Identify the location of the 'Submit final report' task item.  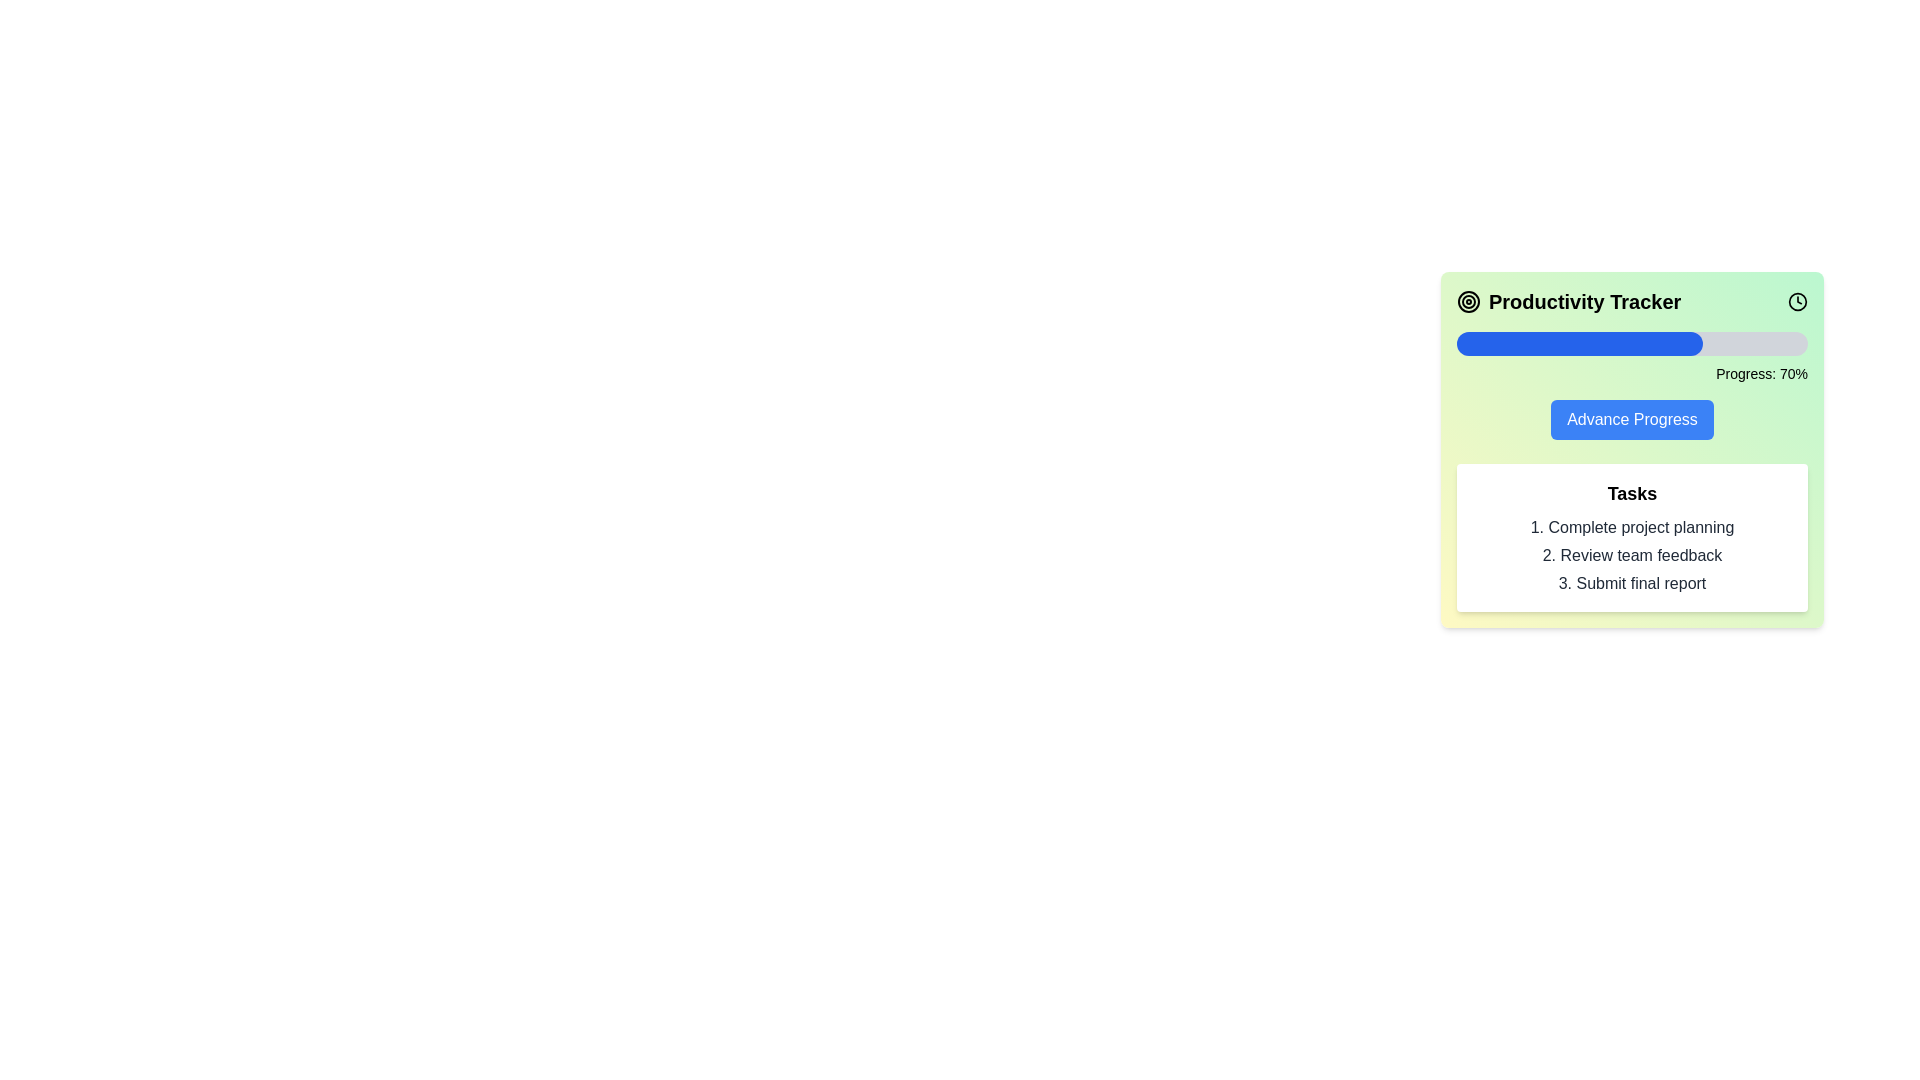
(1632, 583).